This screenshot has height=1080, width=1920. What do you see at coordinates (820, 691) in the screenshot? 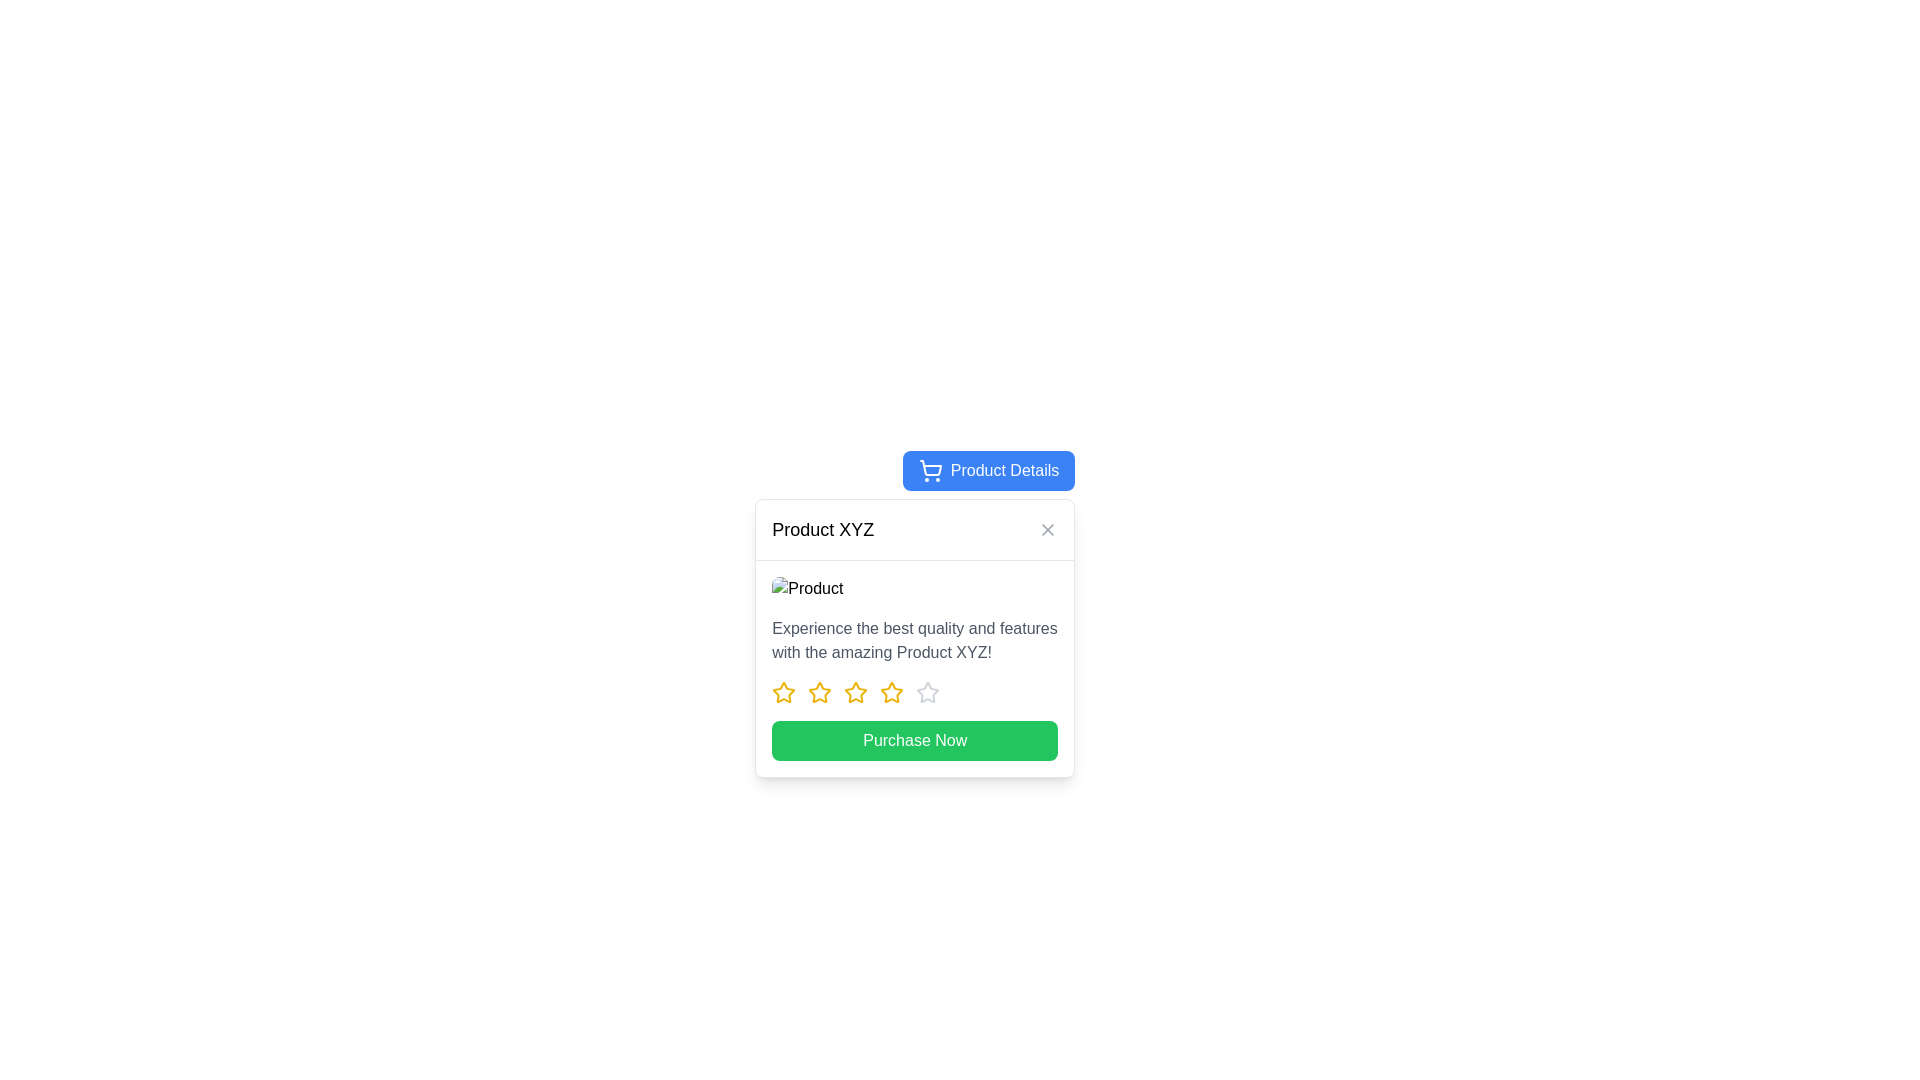
I see `the second star icon in the rating system` at bounding box center [820, 691].